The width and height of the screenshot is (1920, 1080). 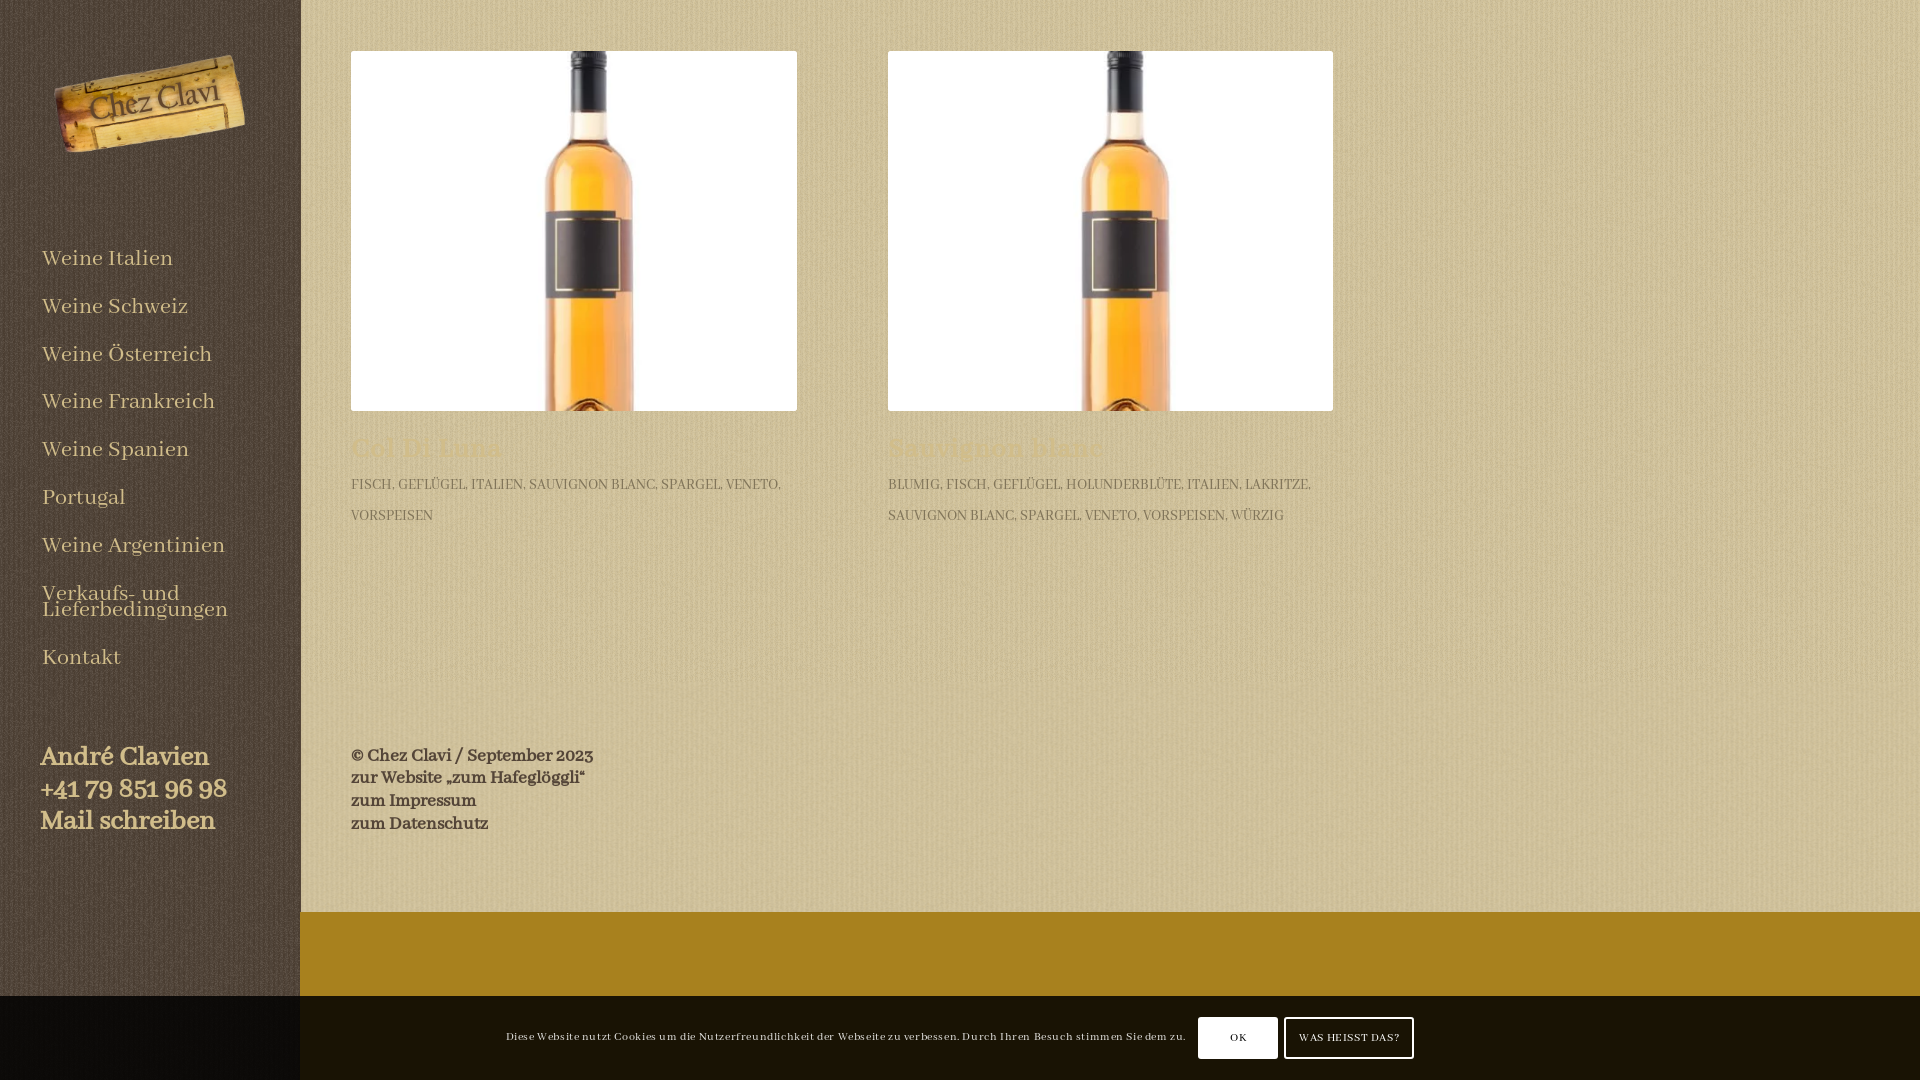 I want to click on 'LAKRITZE', so click(x=1275, y=485).